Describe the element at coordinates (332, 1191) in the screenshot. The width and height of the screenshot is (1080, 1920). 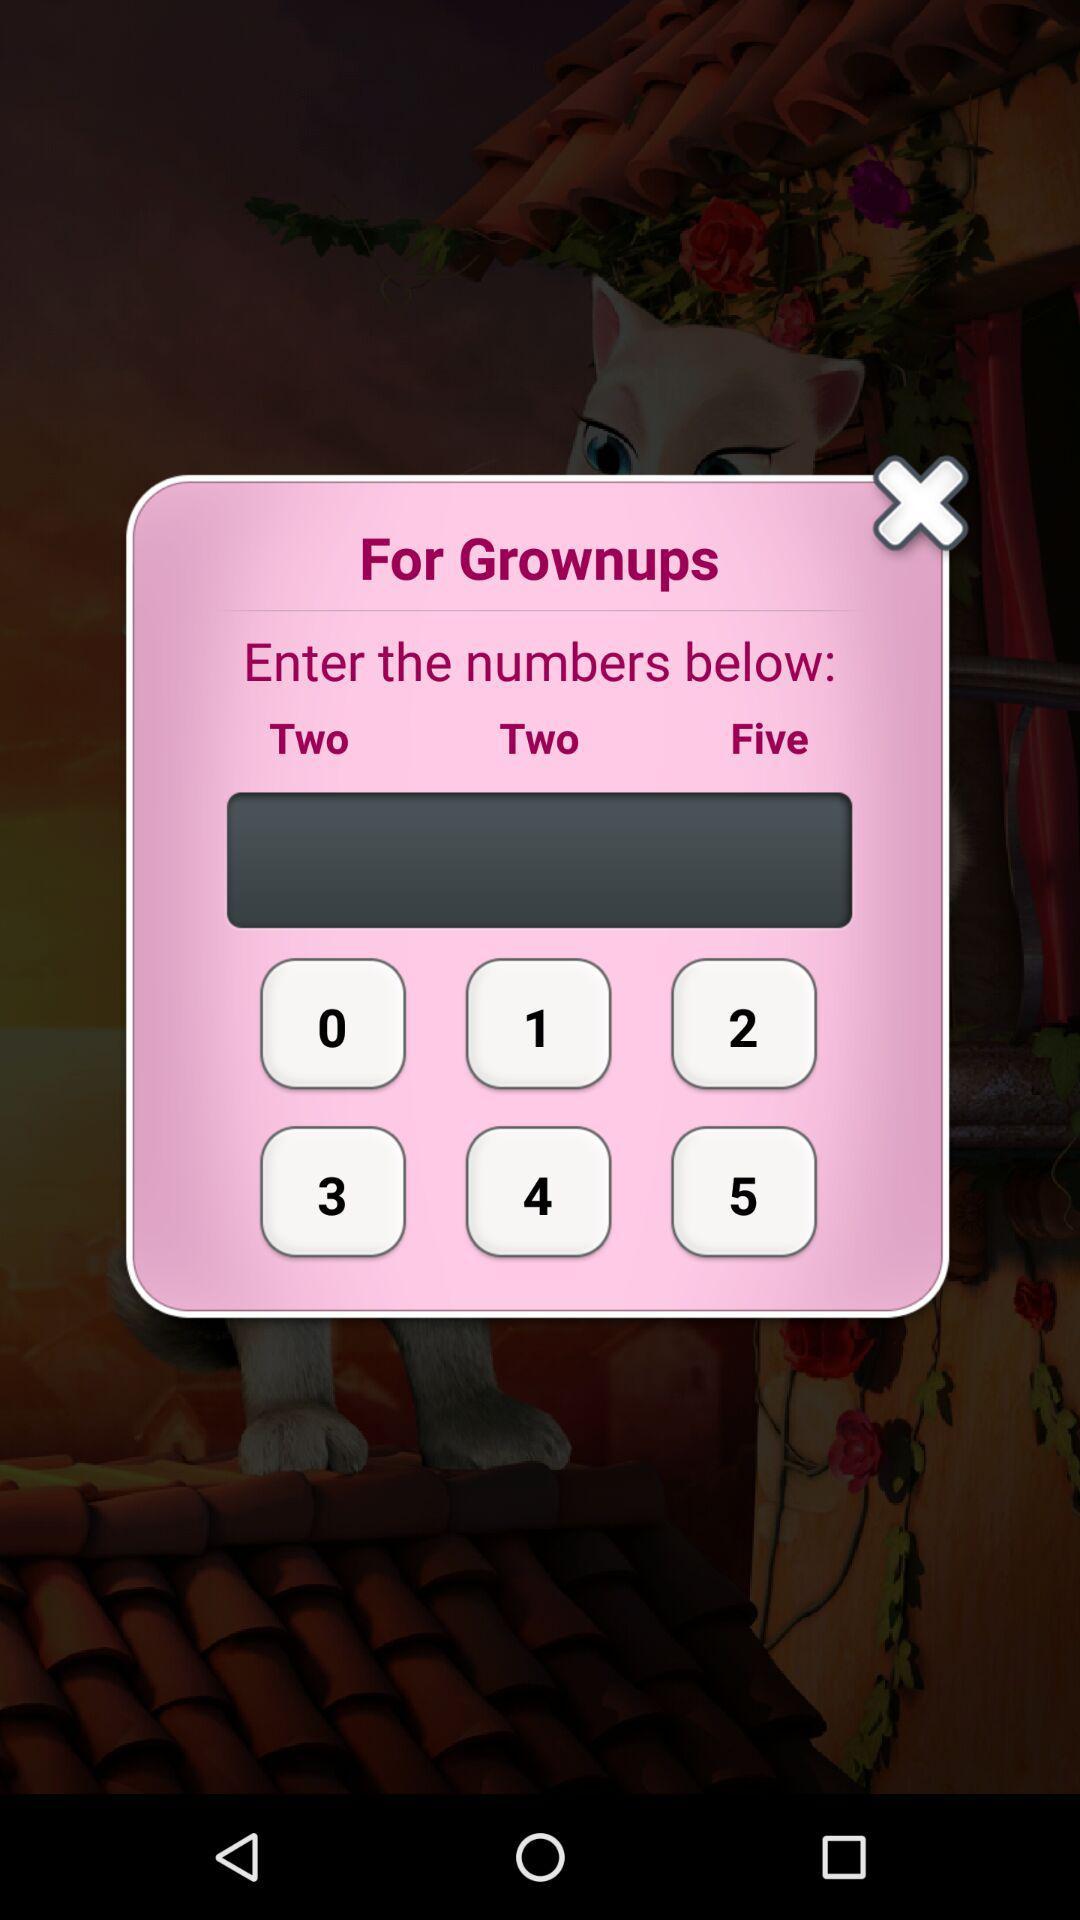
I see `item to the left of the 1 item` at that location.